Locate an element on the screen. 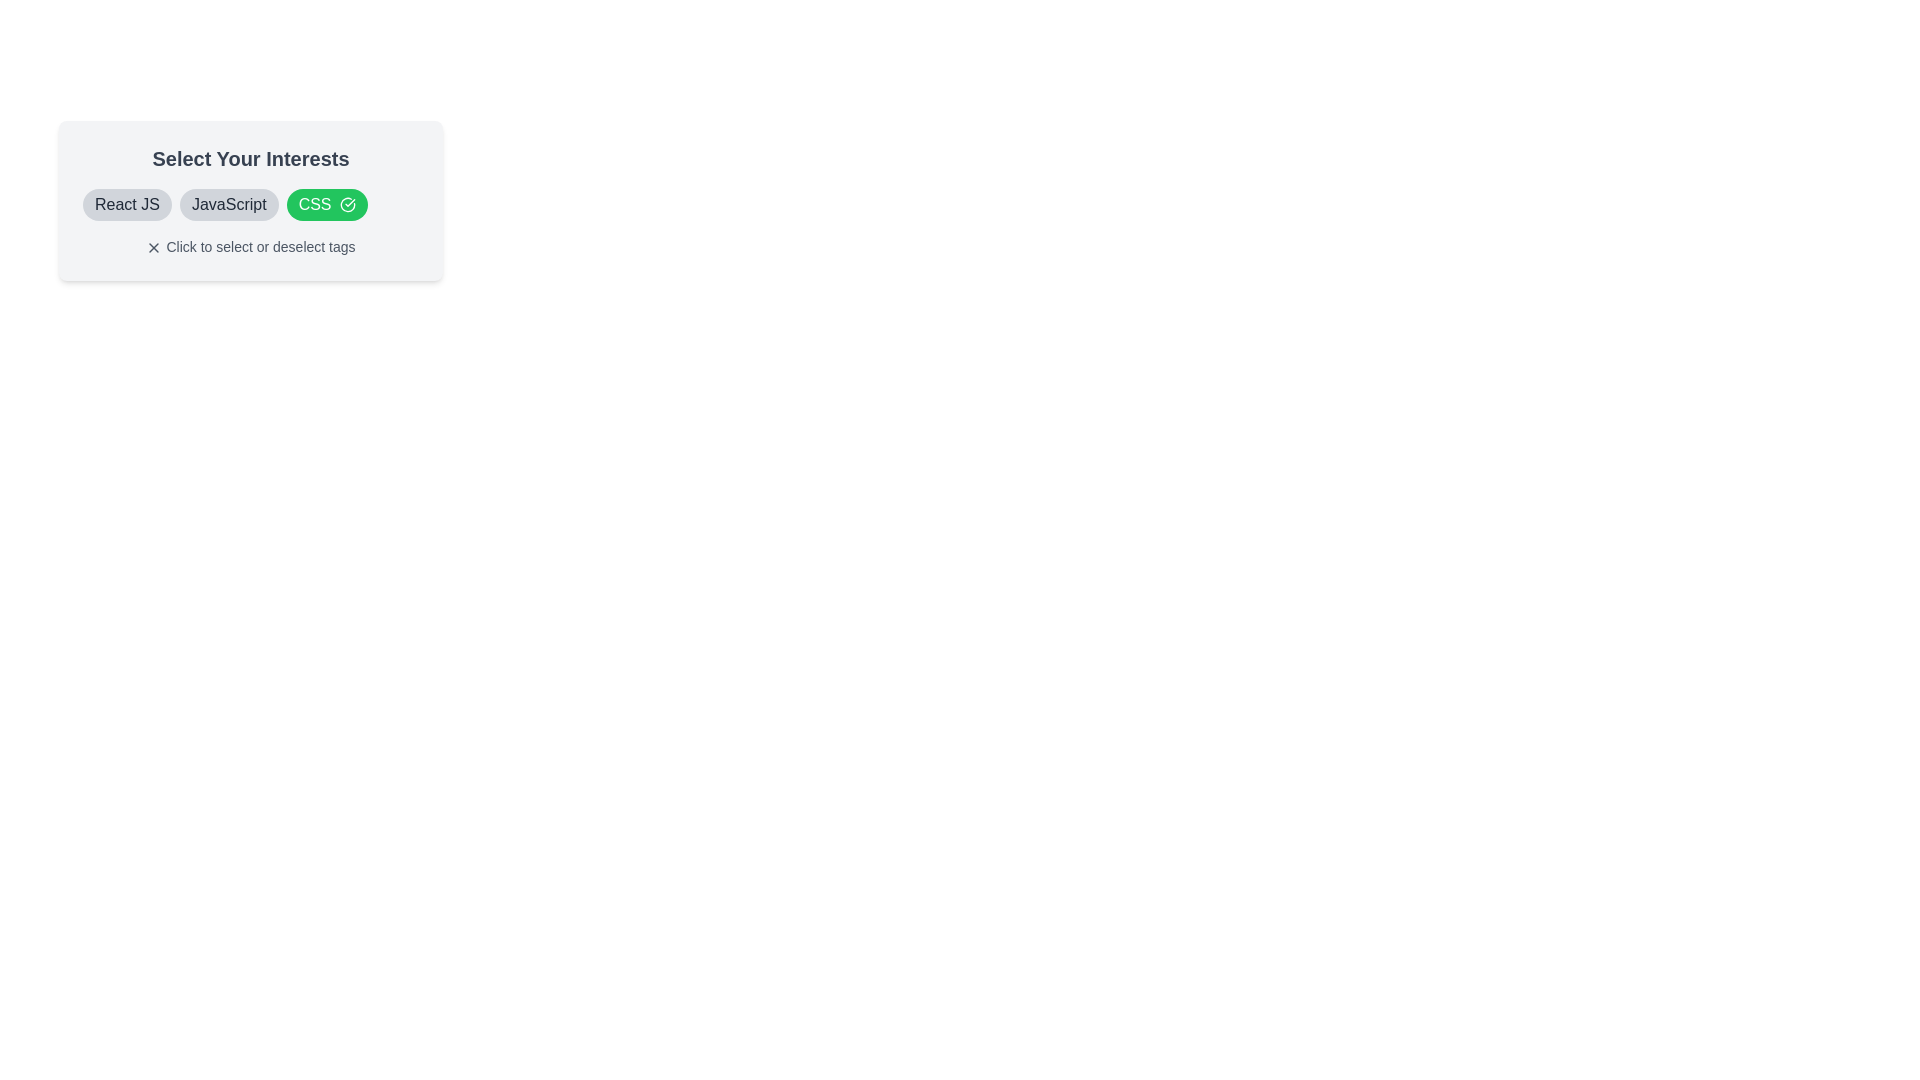 The width and height of the screenshot is (1920, 1080). the SVG graphical icon indicating the selected 'CSS' tag is located at coordinates (347, 204).